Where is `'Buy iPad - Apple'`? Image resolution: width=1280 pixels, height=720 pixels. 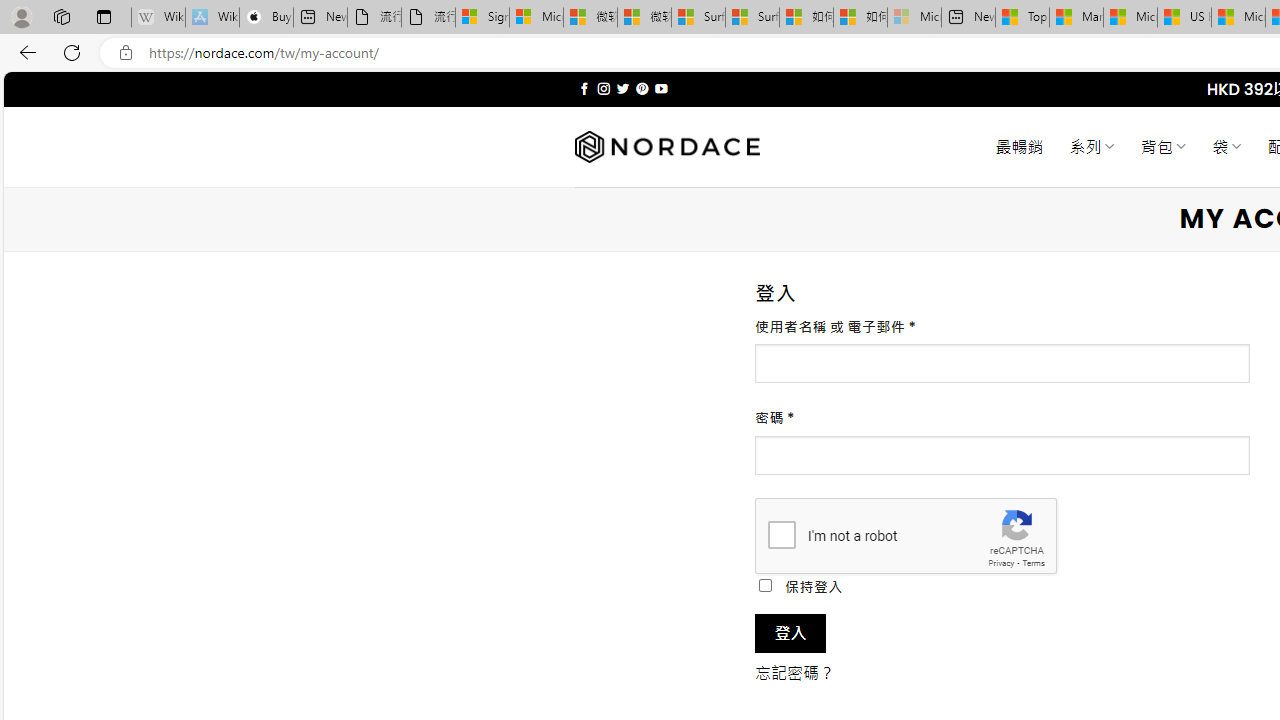
'Buy iPad - Apple' is located at coordinates (265, 17).